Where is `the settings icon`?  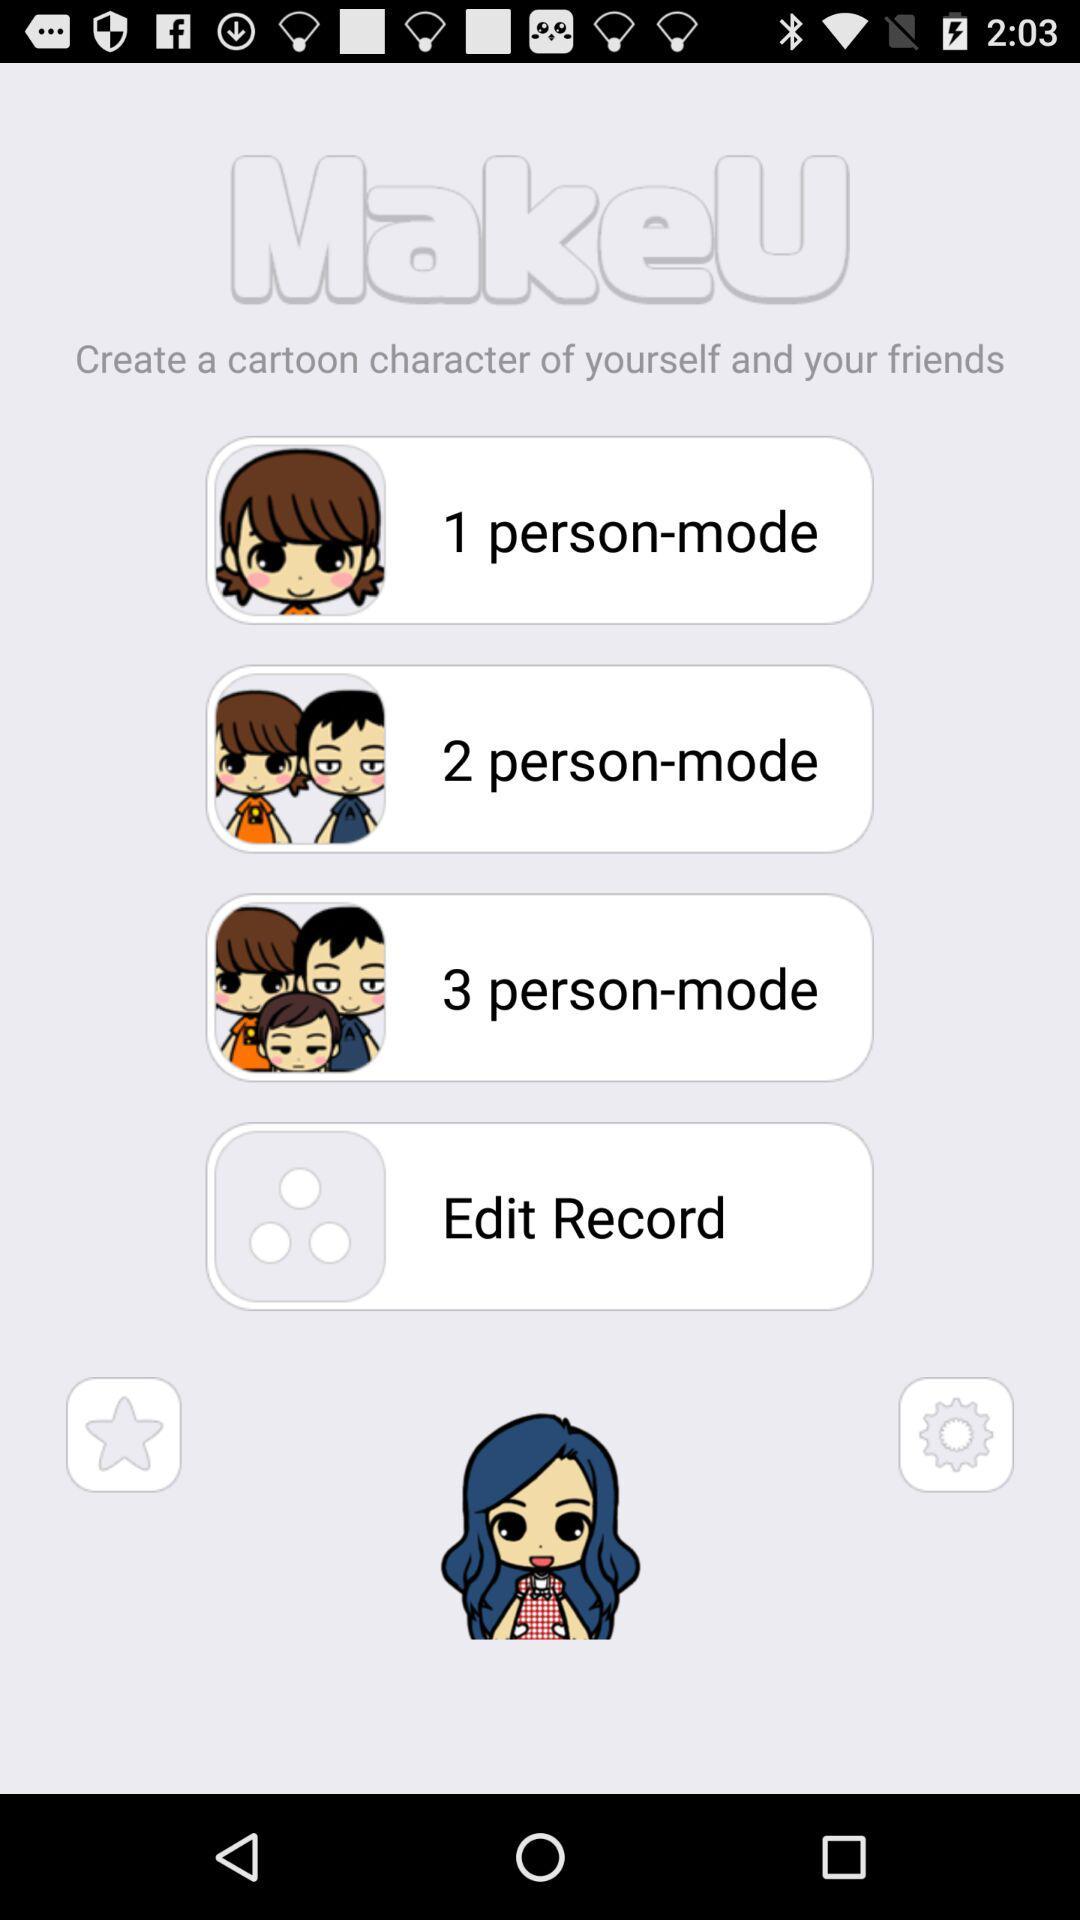
the settings icon is located at coordinates (955, 1534).